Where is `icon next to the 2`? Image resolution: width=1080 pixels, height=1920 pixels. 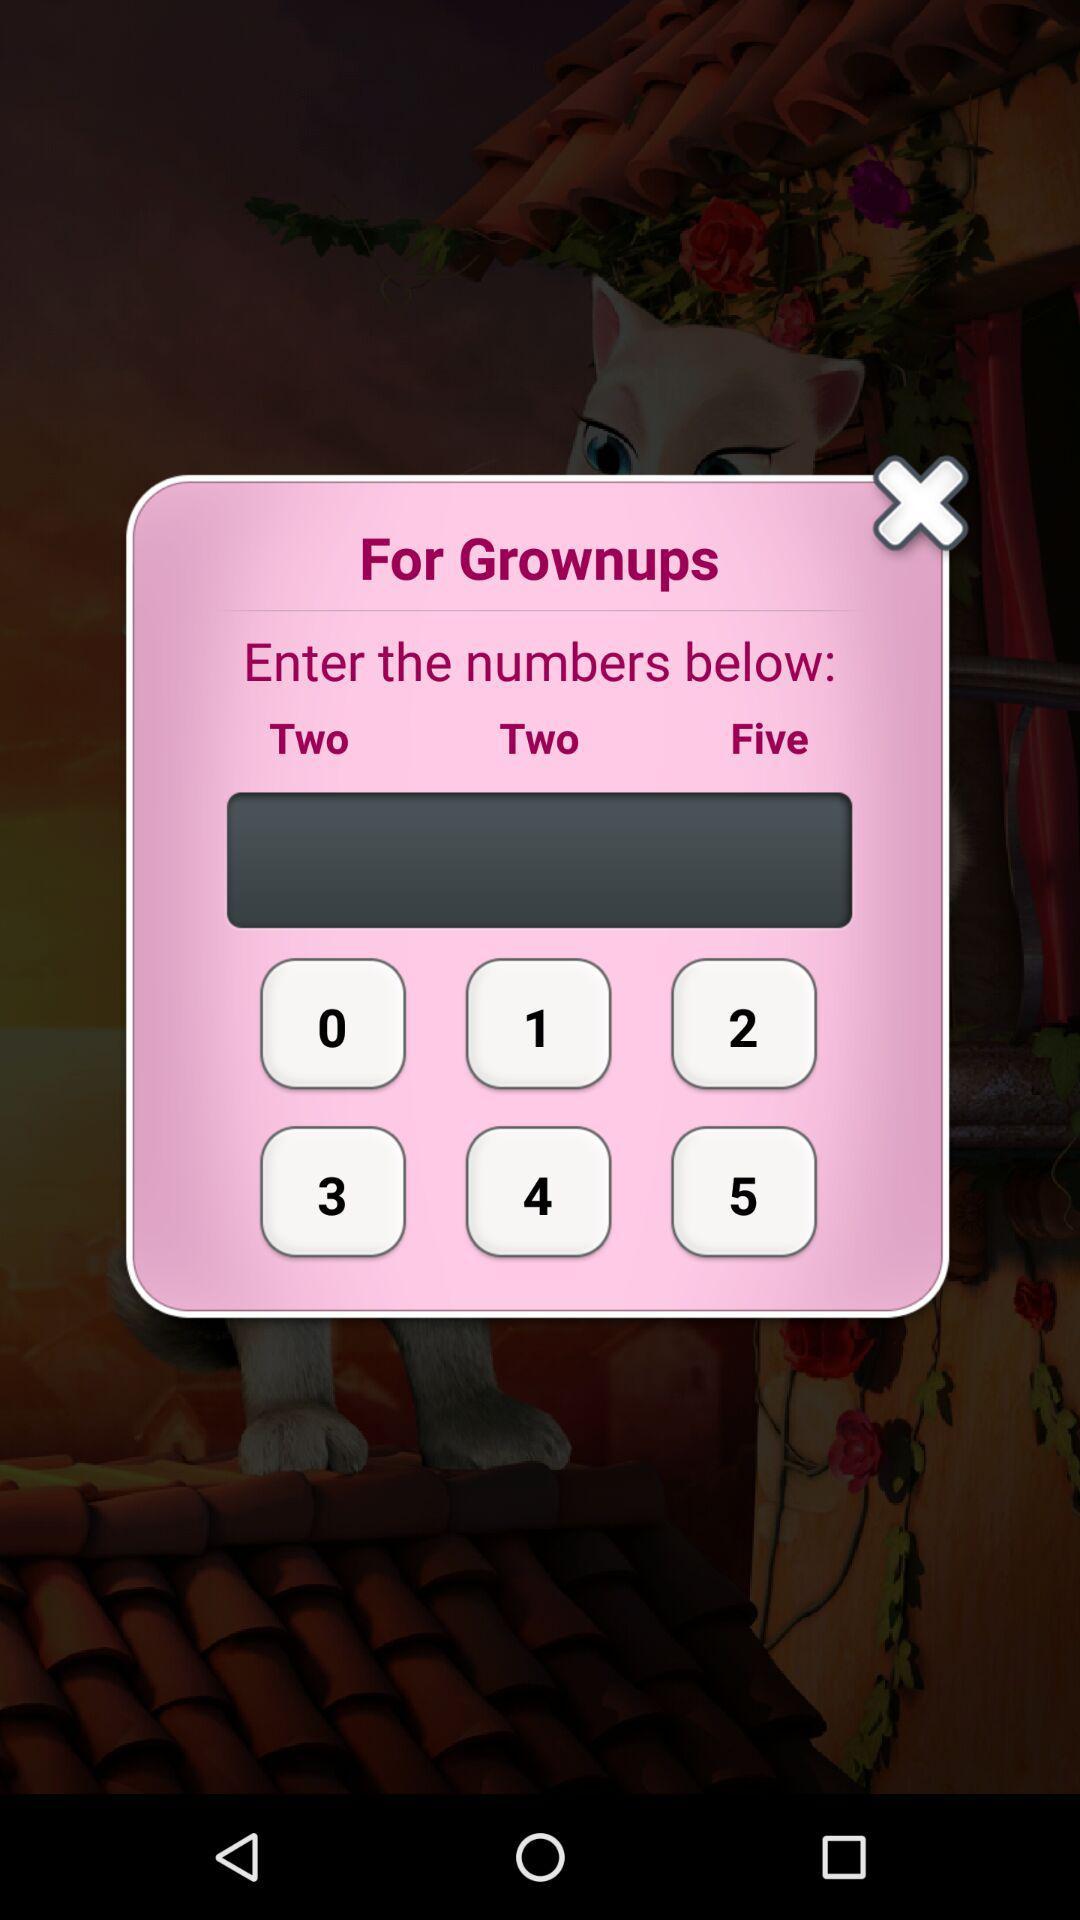
icon next to the 2 is located at coordinates (538, 1191).